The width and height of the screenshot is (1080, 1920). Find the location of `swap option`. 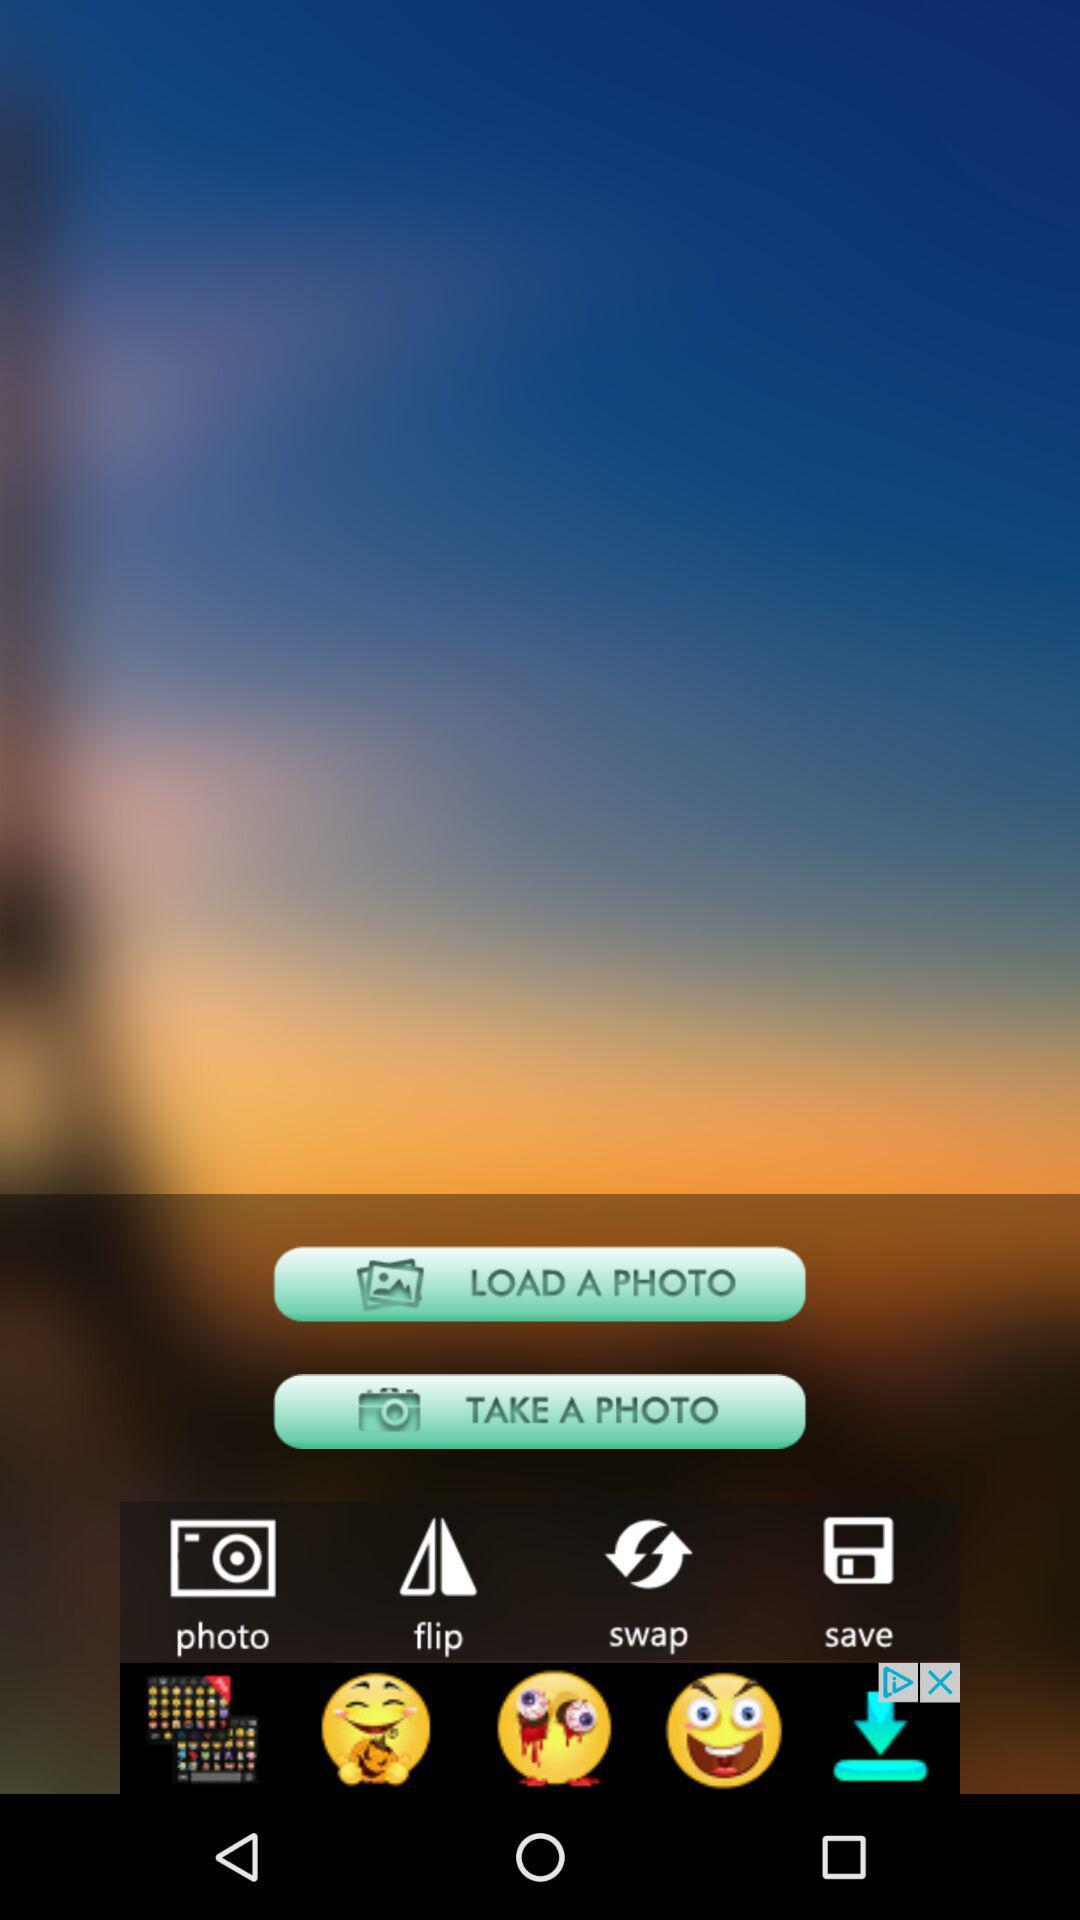

swap option is located at coordinates (644, 1579).